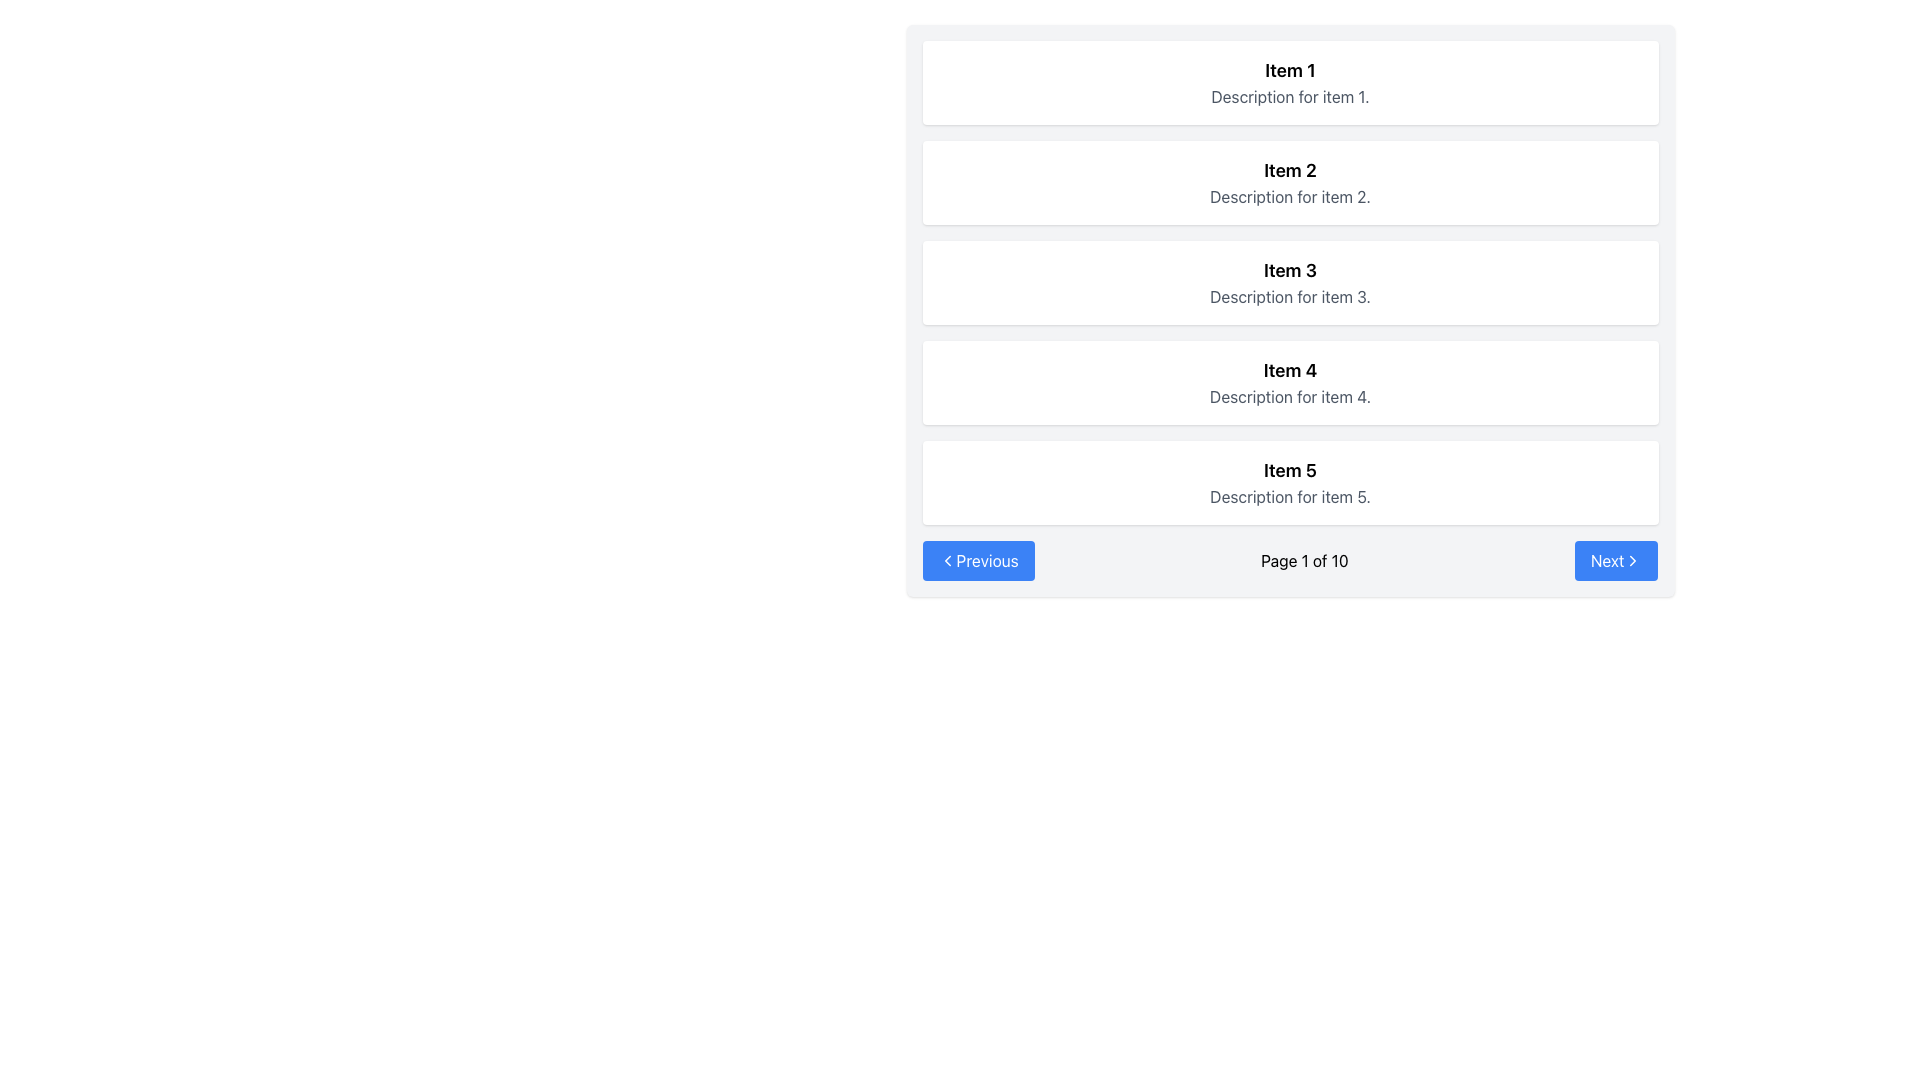 Image resolution: width=1920 pixels, height=1080 pixels. What do you see at coordinates (1616, 560) in the screenshot?
I see `the blue 'Next' button with white text and a right arrow icon, located in the bottom-right portion of the interface, to proceed` at bounding box center [1616, 560].